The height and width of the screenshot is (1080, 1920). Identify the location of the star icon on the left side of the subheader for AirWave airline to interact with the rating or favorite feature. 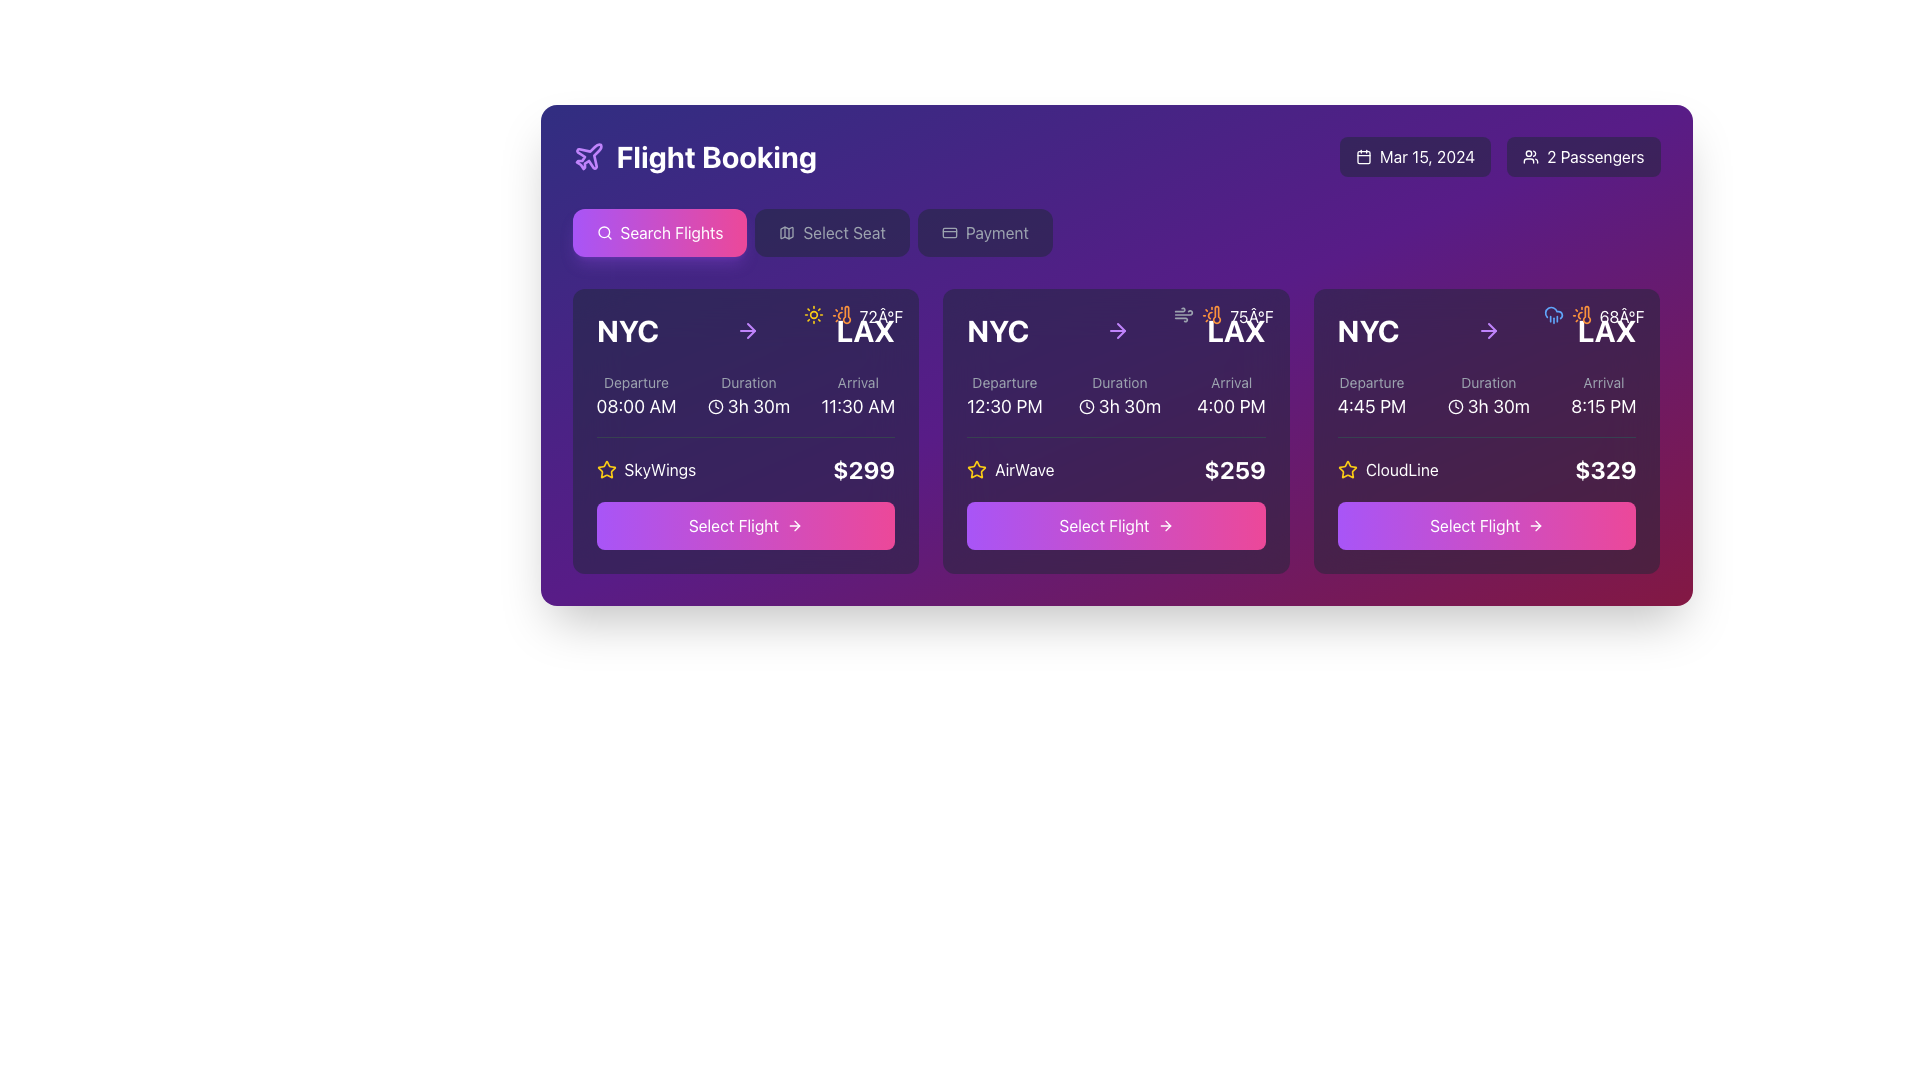
(977, 469).